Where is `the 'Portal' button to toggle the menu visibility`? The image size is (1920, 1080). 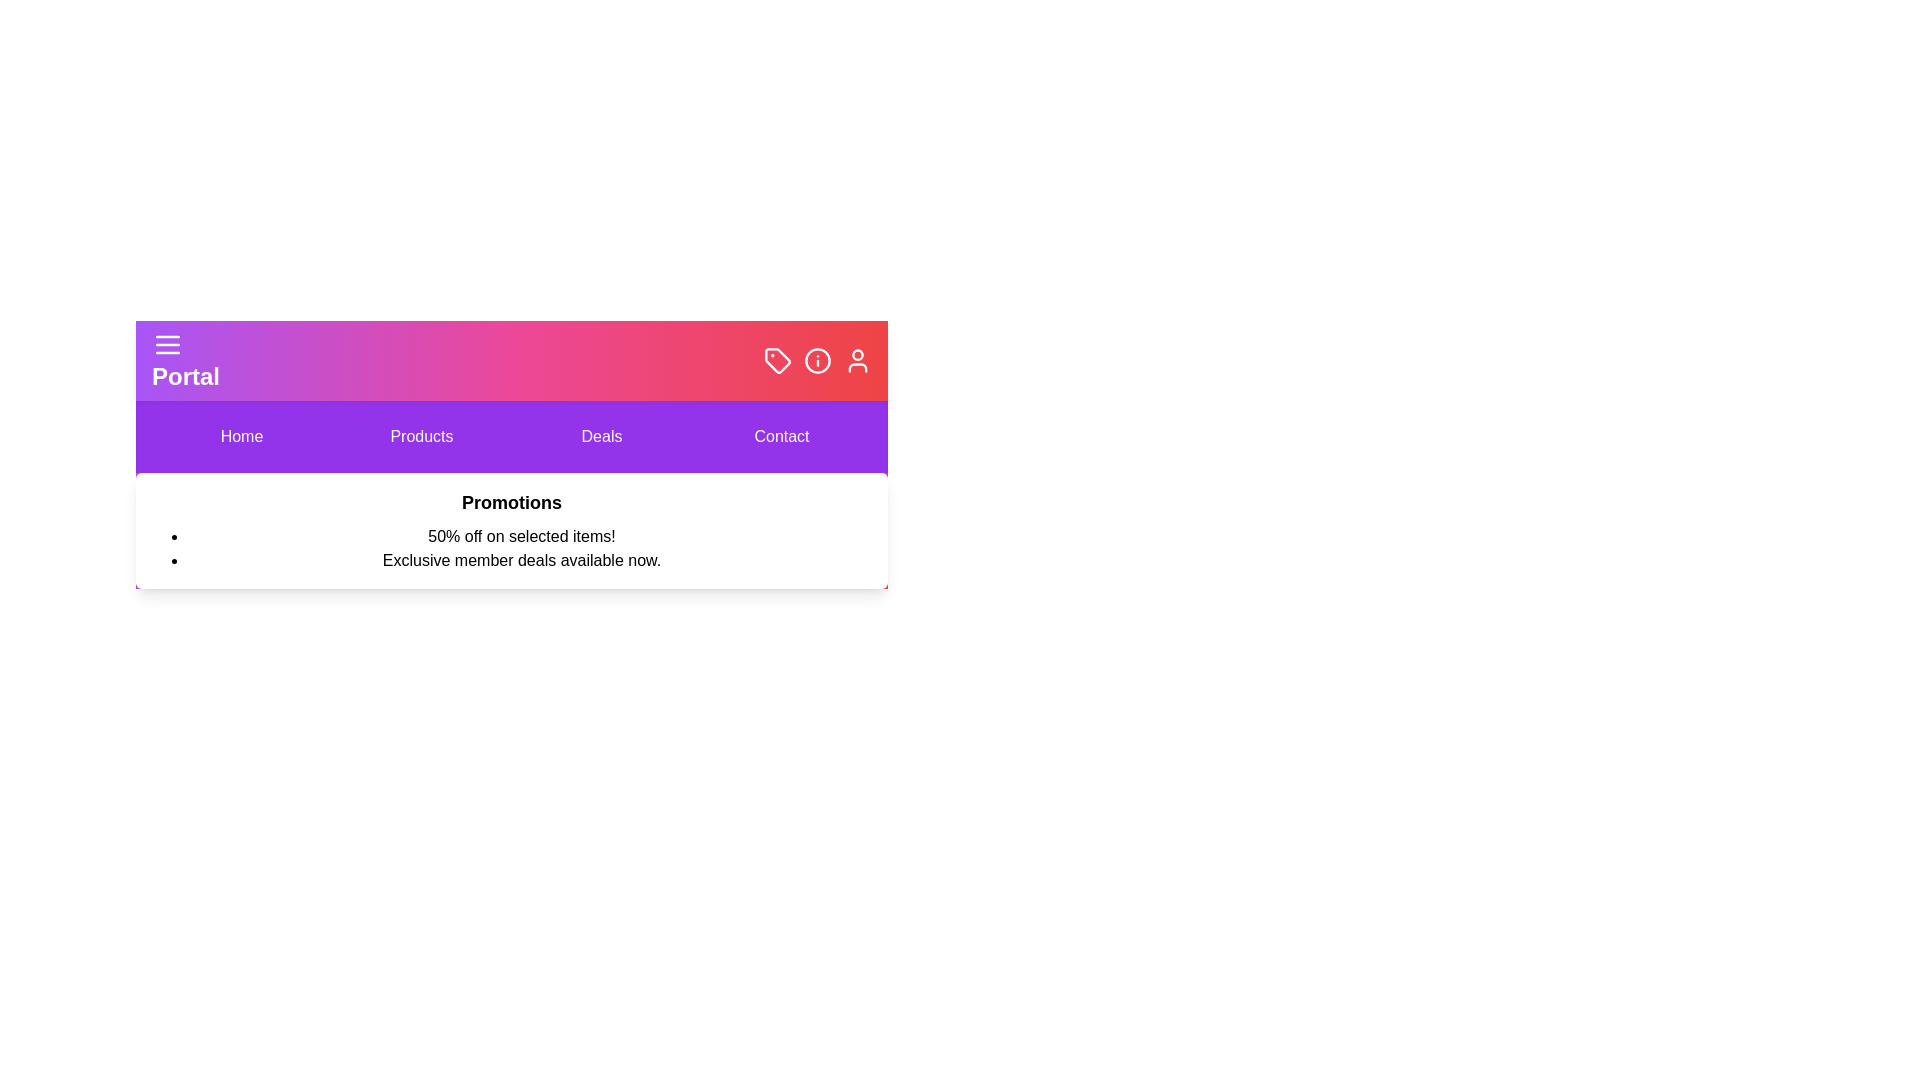 the 'Portal' button to toggle the menu visibility is located at coordinates (186, 361).